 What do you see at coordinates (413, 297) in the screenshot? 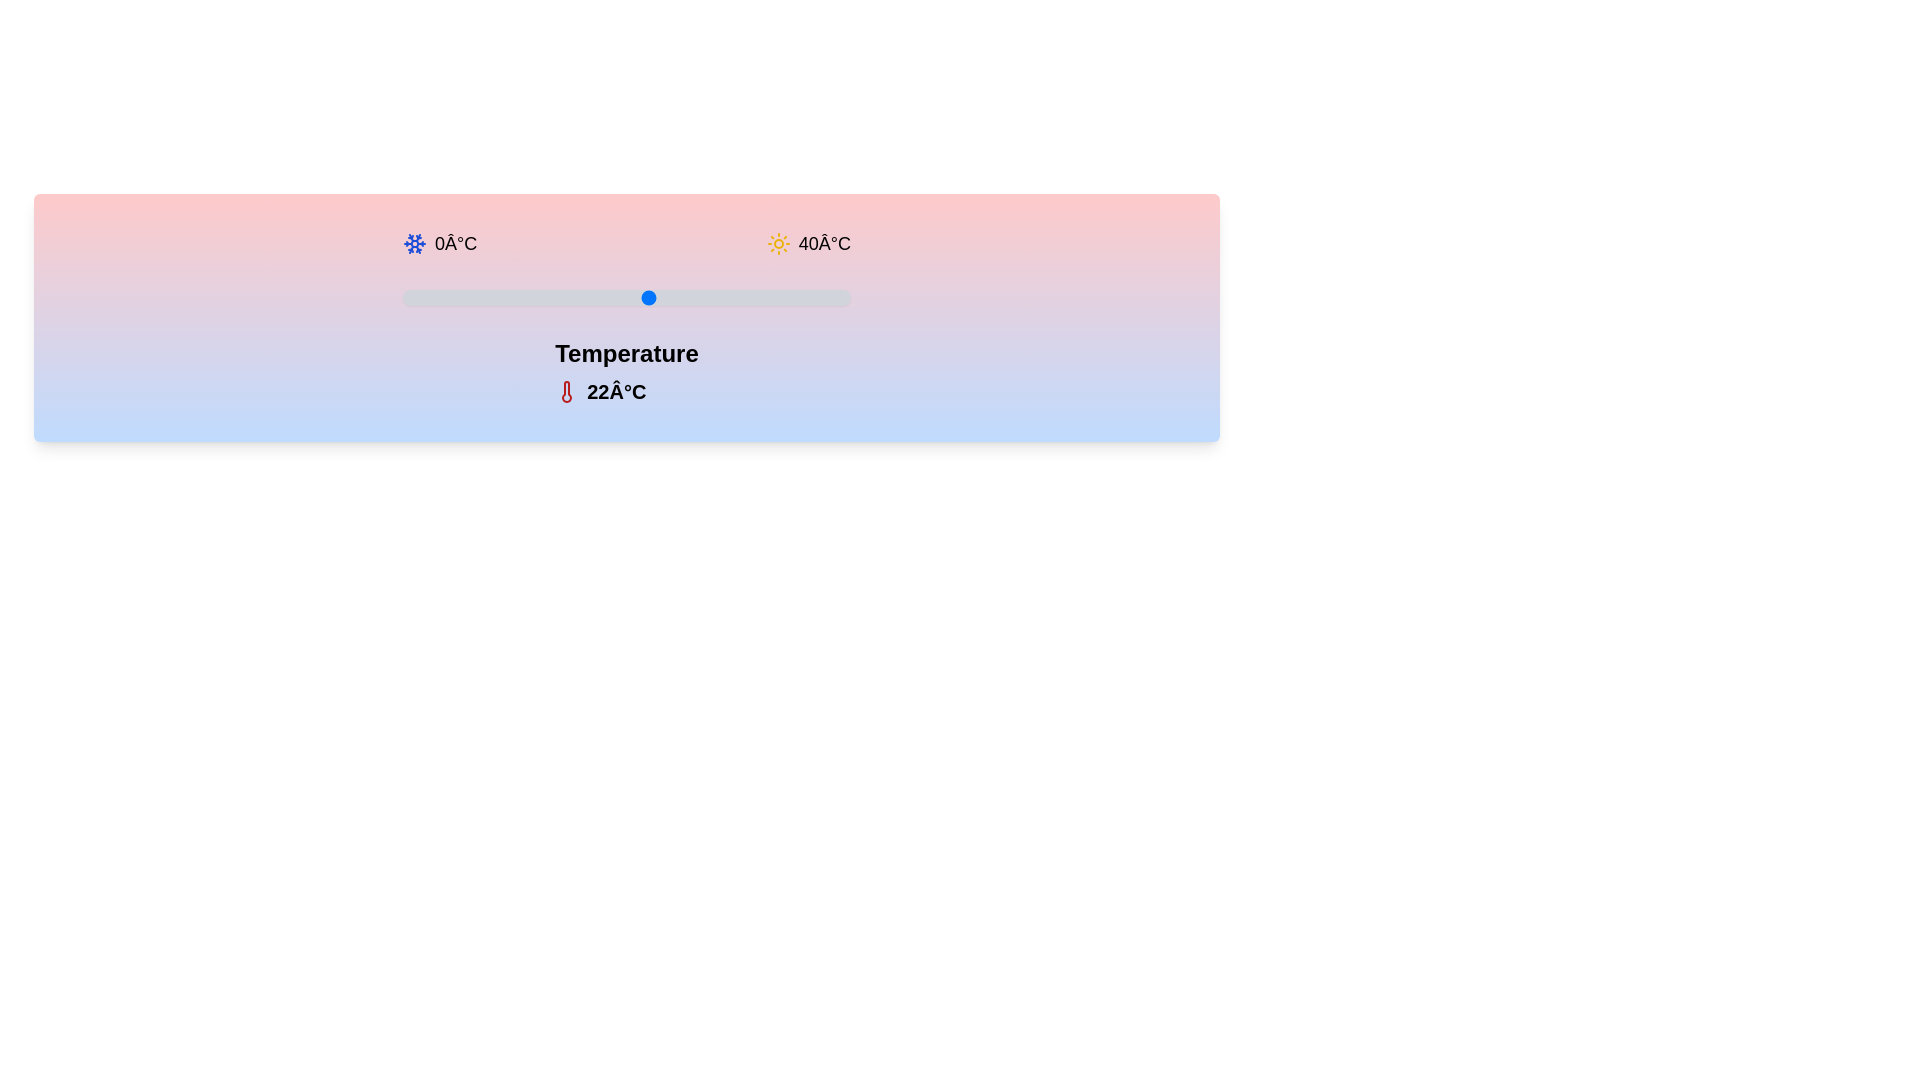
I see `the slider to set the temperature to 1°C` at bounding box center [413, 297].